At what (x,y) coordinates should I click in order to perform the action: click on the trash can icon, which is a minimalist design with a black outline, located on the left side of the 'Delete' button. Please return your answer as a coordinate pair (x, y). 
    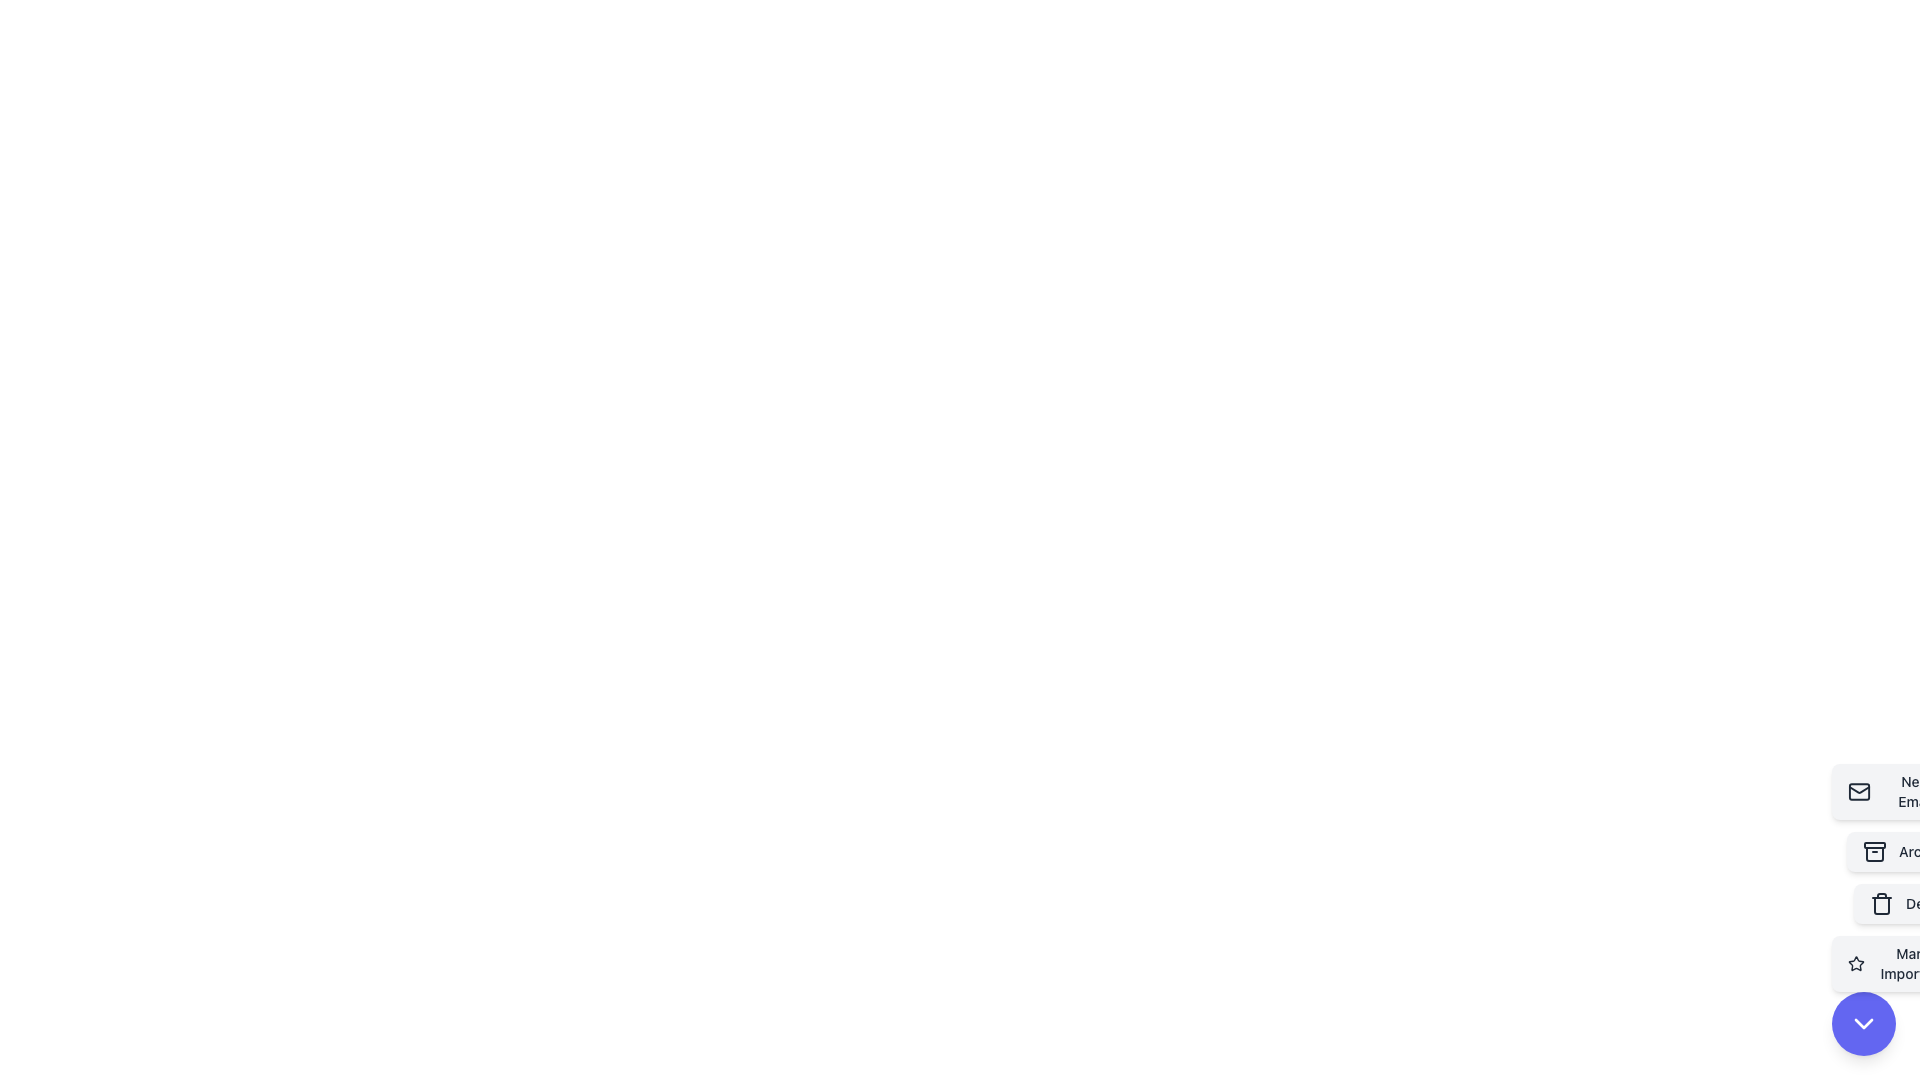
    Looking at the image, I should click on (1881, 903).